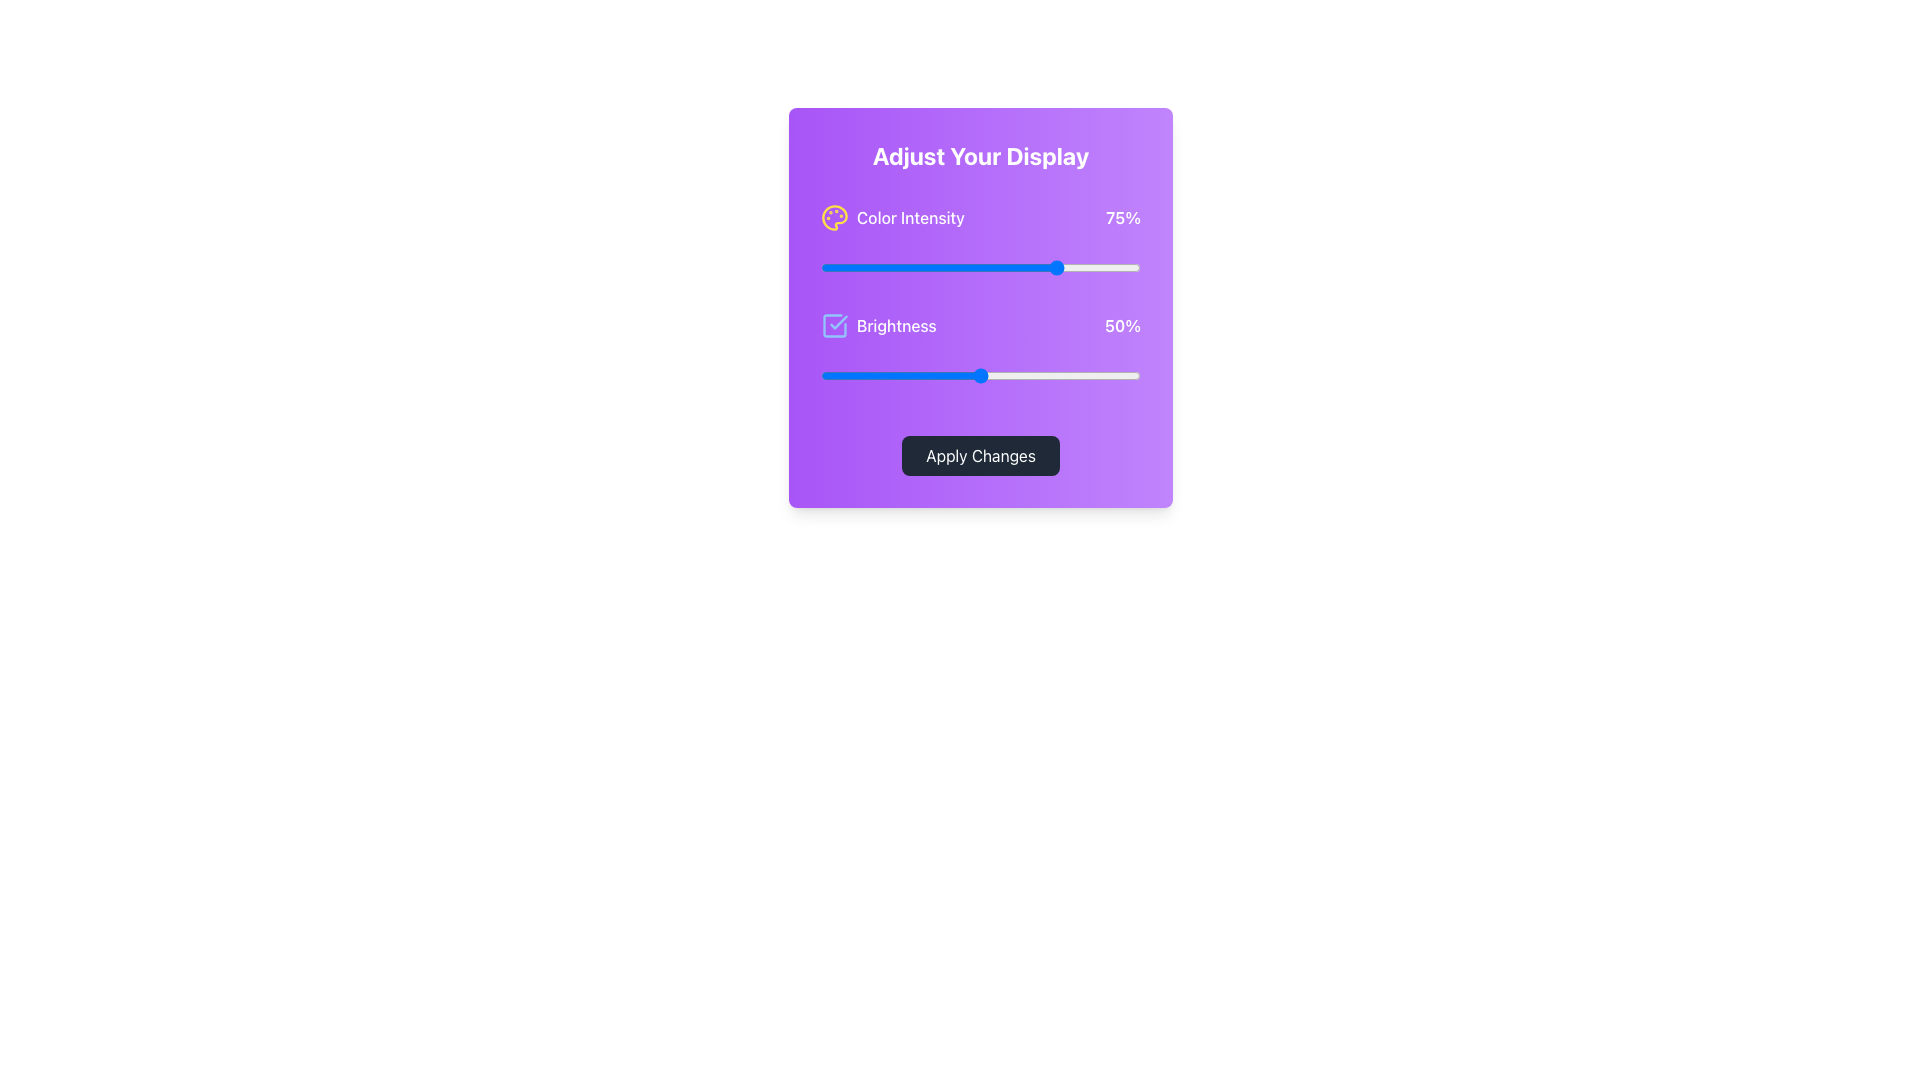  Describe the element at coordinates (1098, 266) in the screenshot. I see `the slider` at that location.